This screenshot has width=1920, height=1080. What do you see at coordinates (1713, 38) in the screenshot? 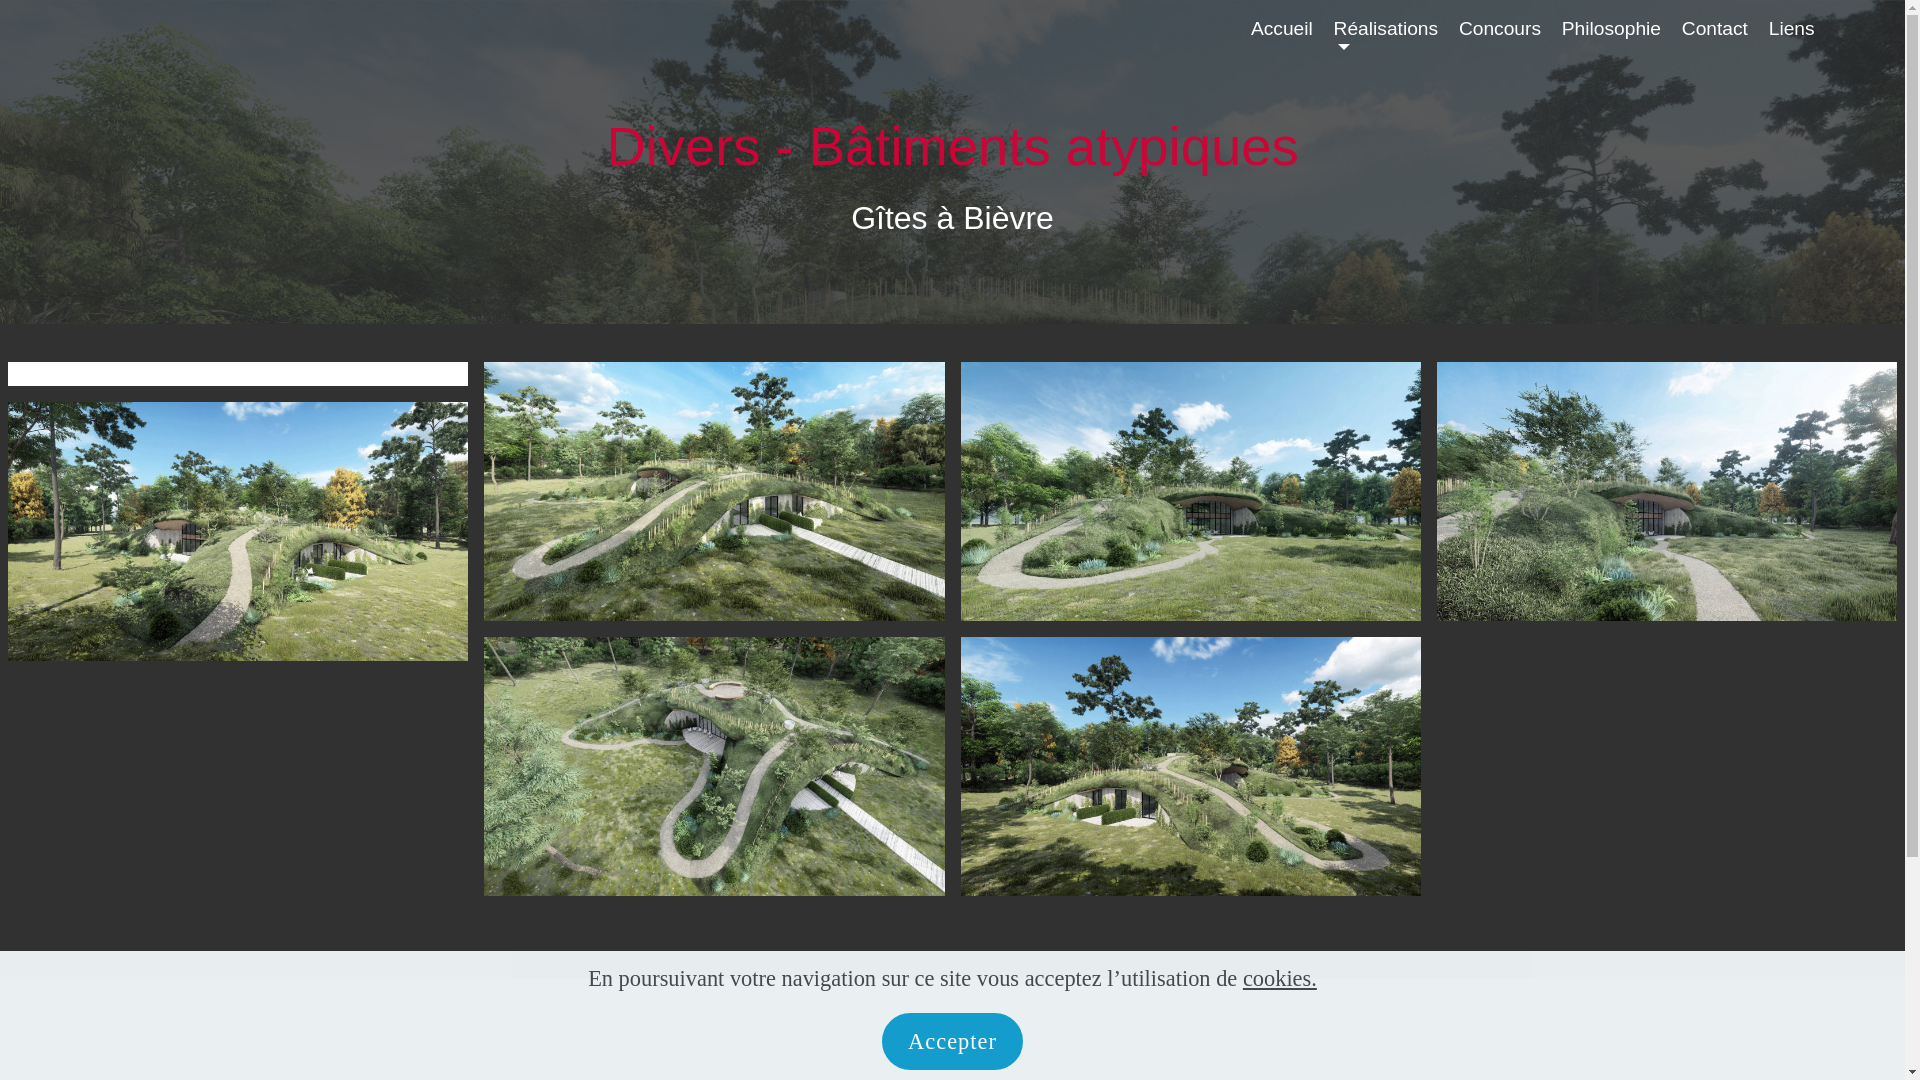
I see `'Contact'` at bounding box center [1713, 38].